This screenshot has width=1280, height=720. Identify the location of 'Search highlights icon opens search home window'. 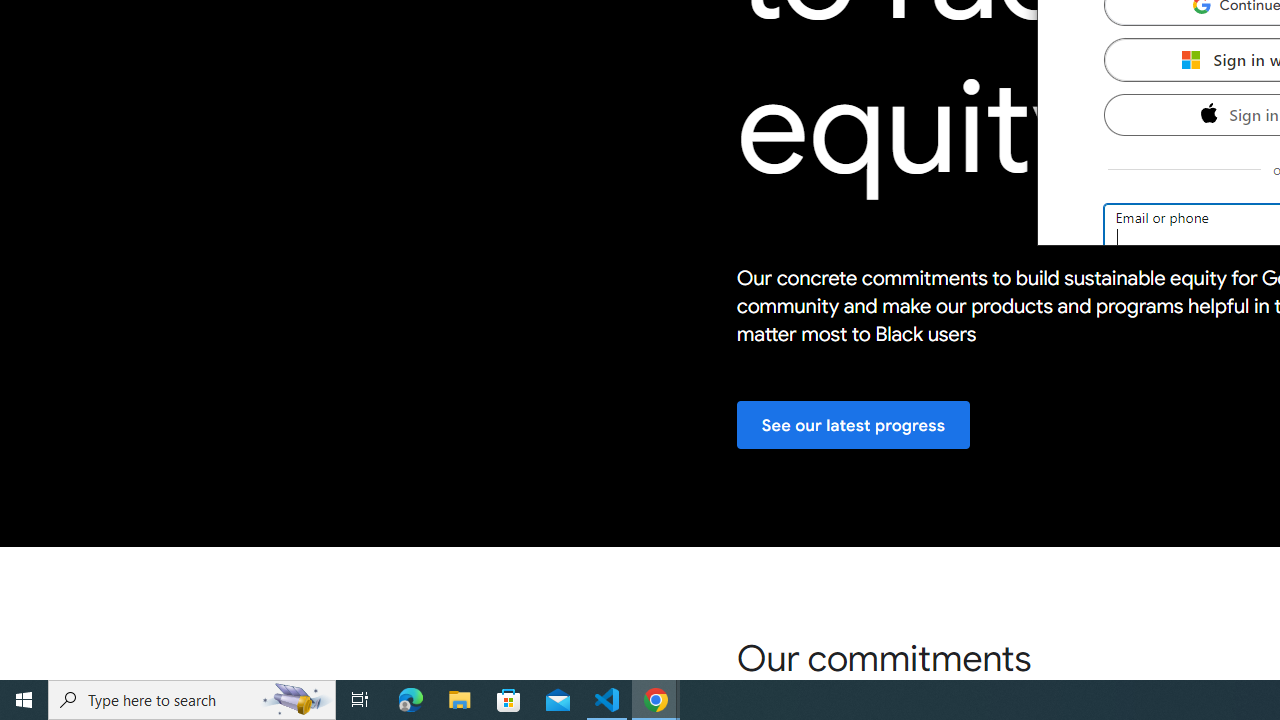
(294, 698).